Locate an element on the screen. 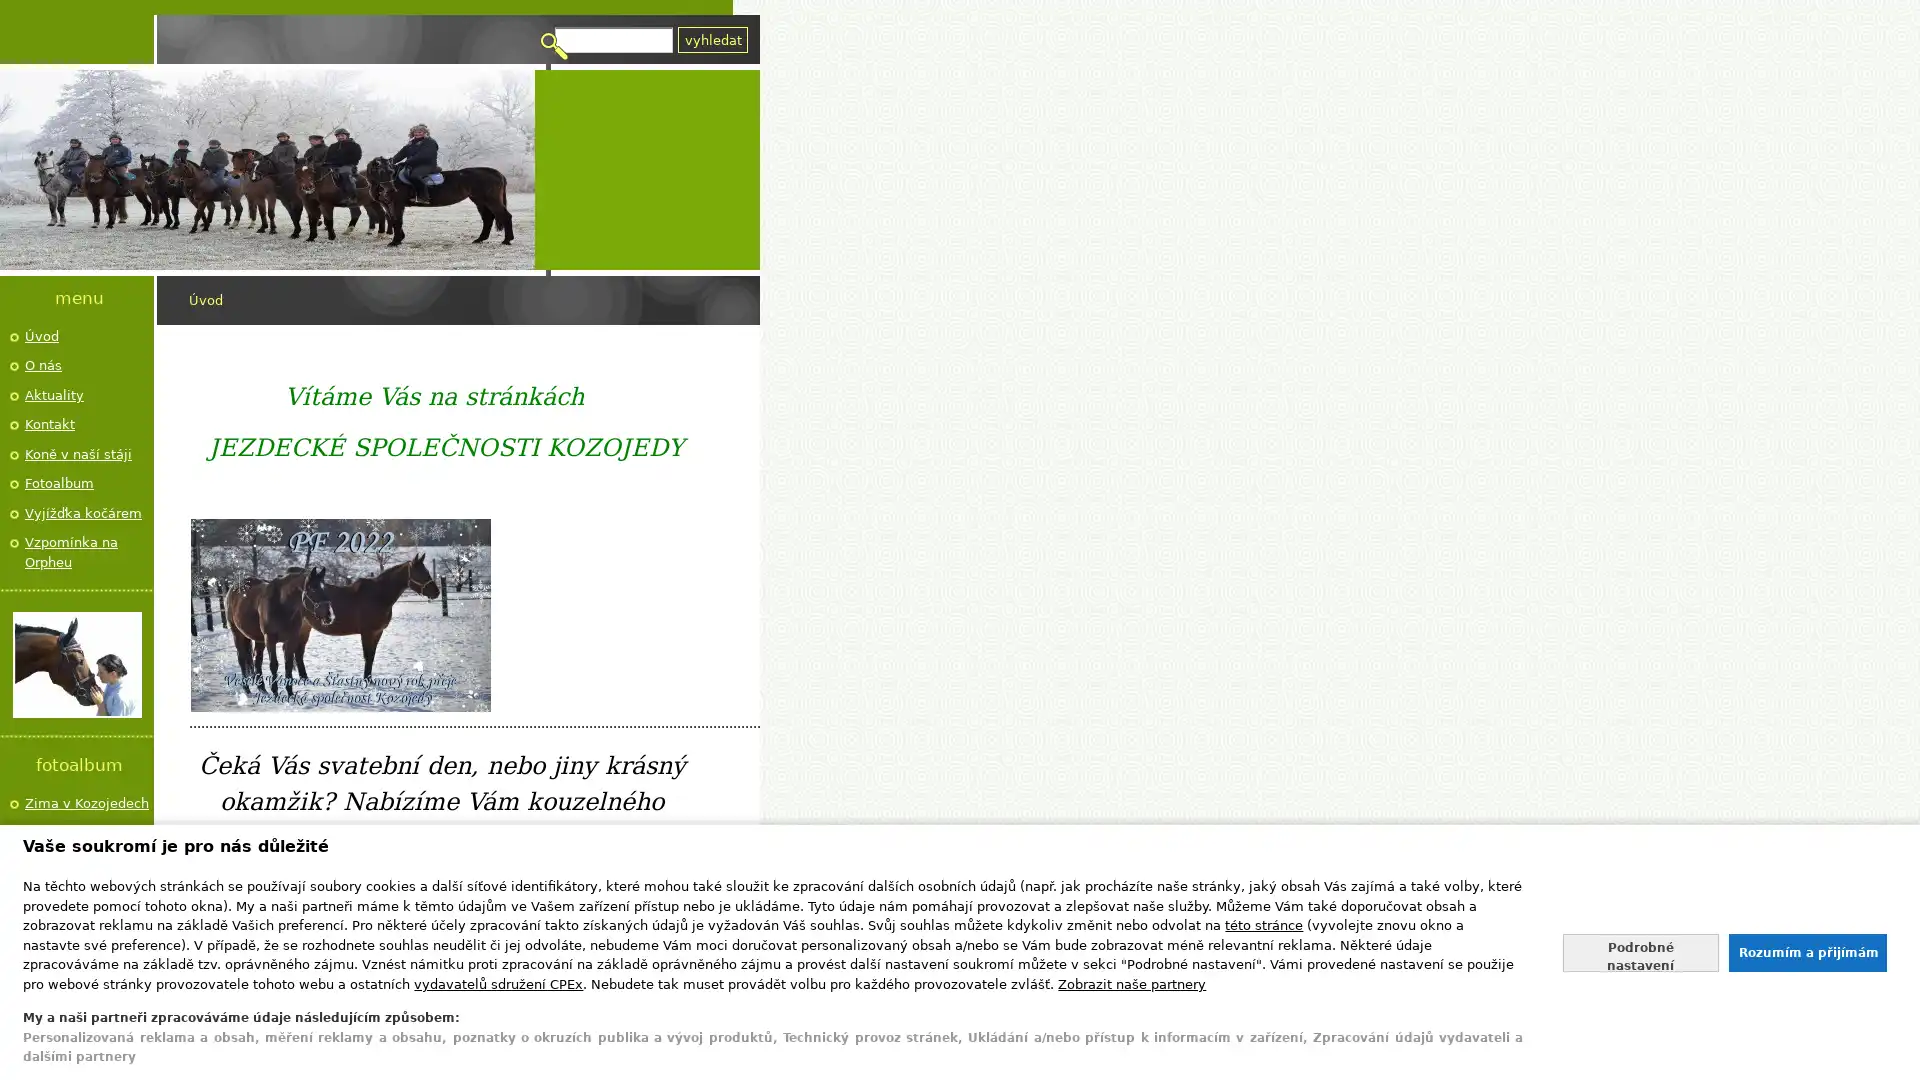  Nastavte sve souhlasy is located at coordinates (1640, 951).